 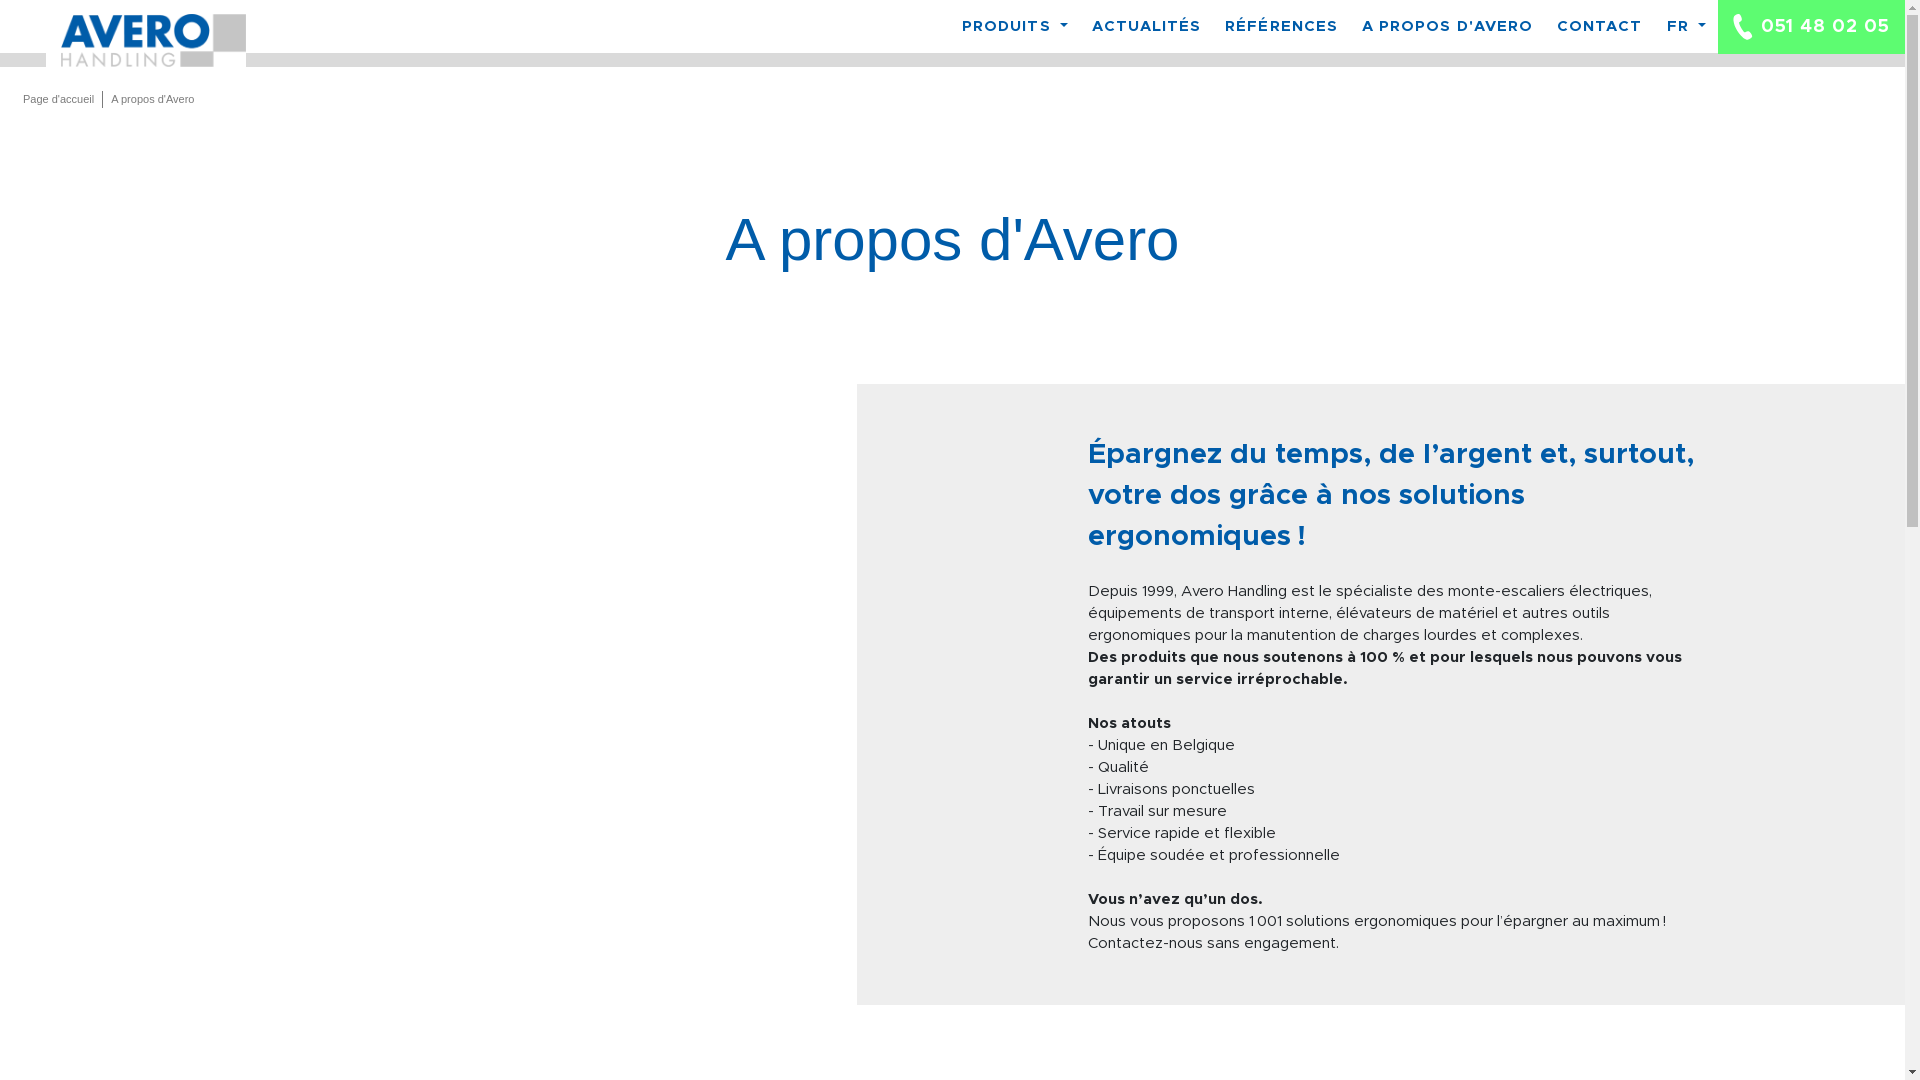 I want to click on '051 48 02 05', so click(x=1811, y=27).